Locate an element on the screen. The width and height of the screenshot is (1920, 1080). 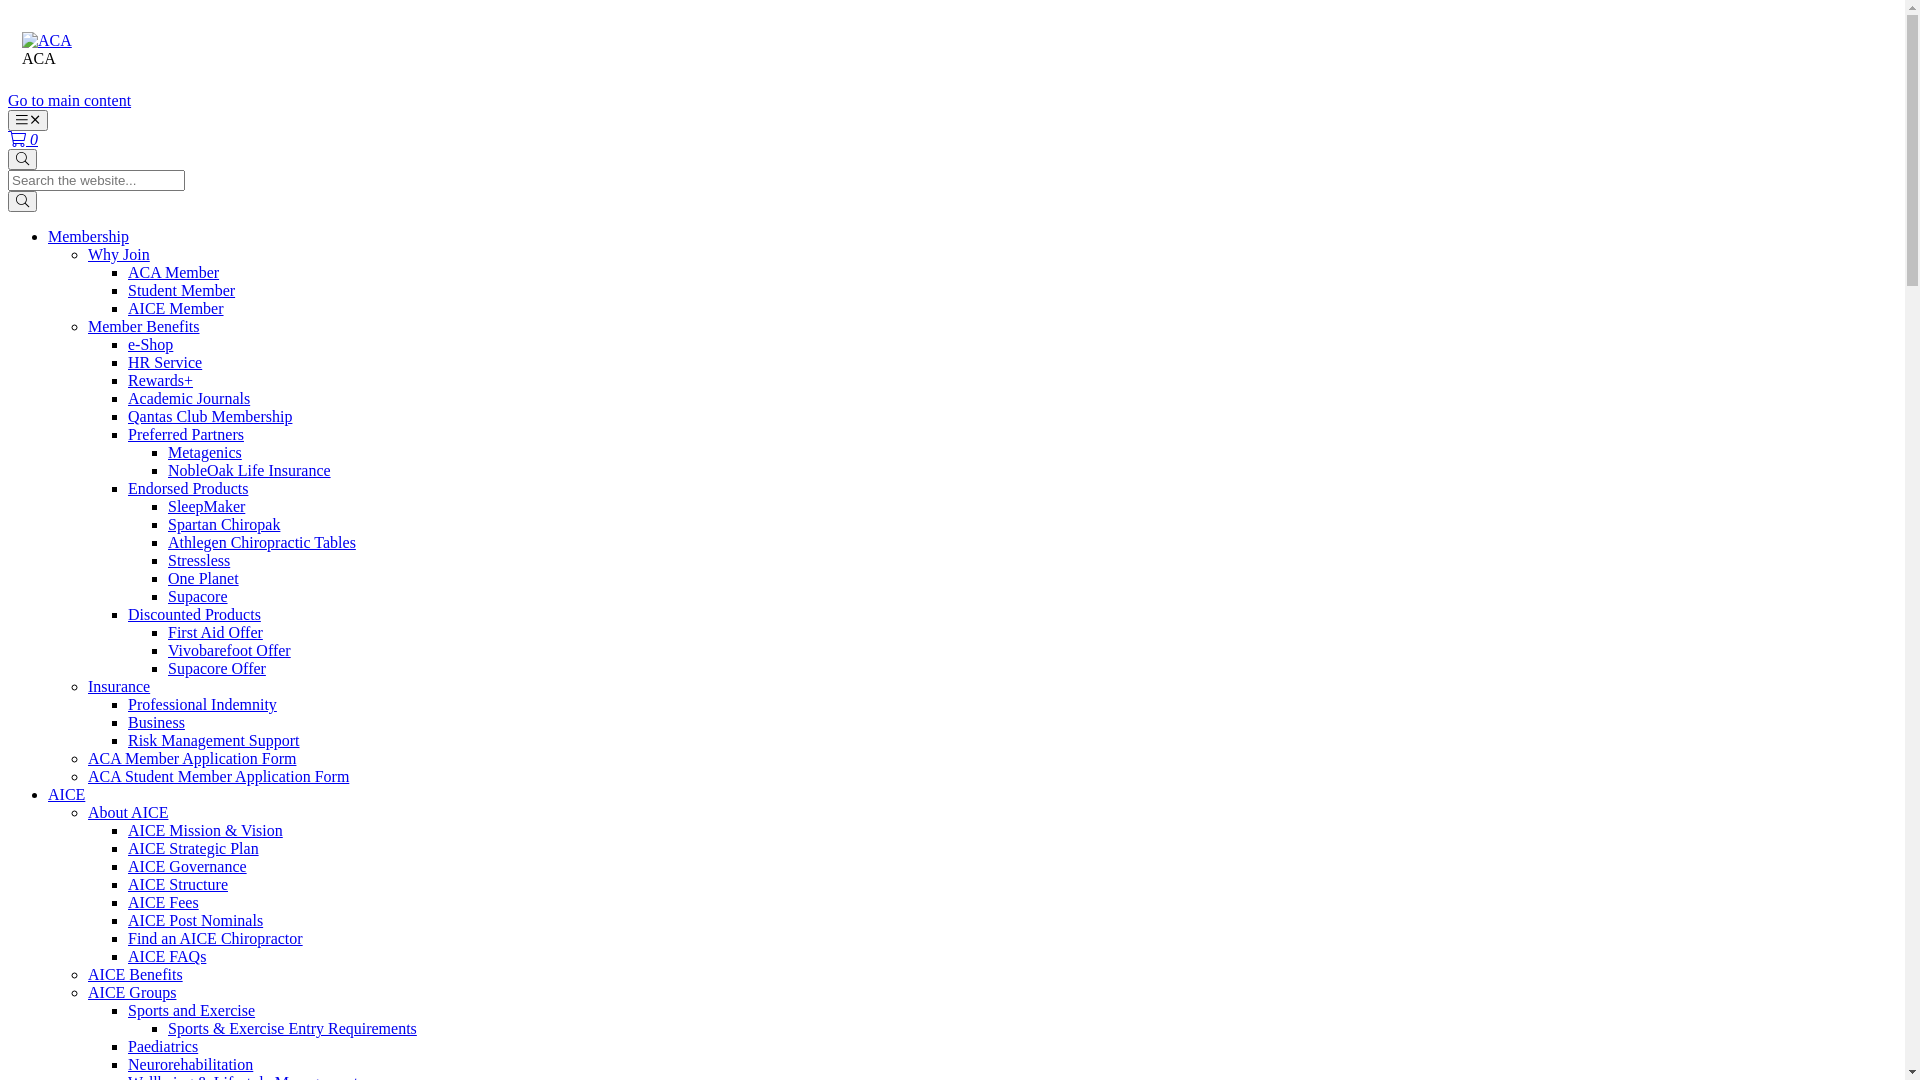
'Metagenics' is located at coordinates (205, 452).